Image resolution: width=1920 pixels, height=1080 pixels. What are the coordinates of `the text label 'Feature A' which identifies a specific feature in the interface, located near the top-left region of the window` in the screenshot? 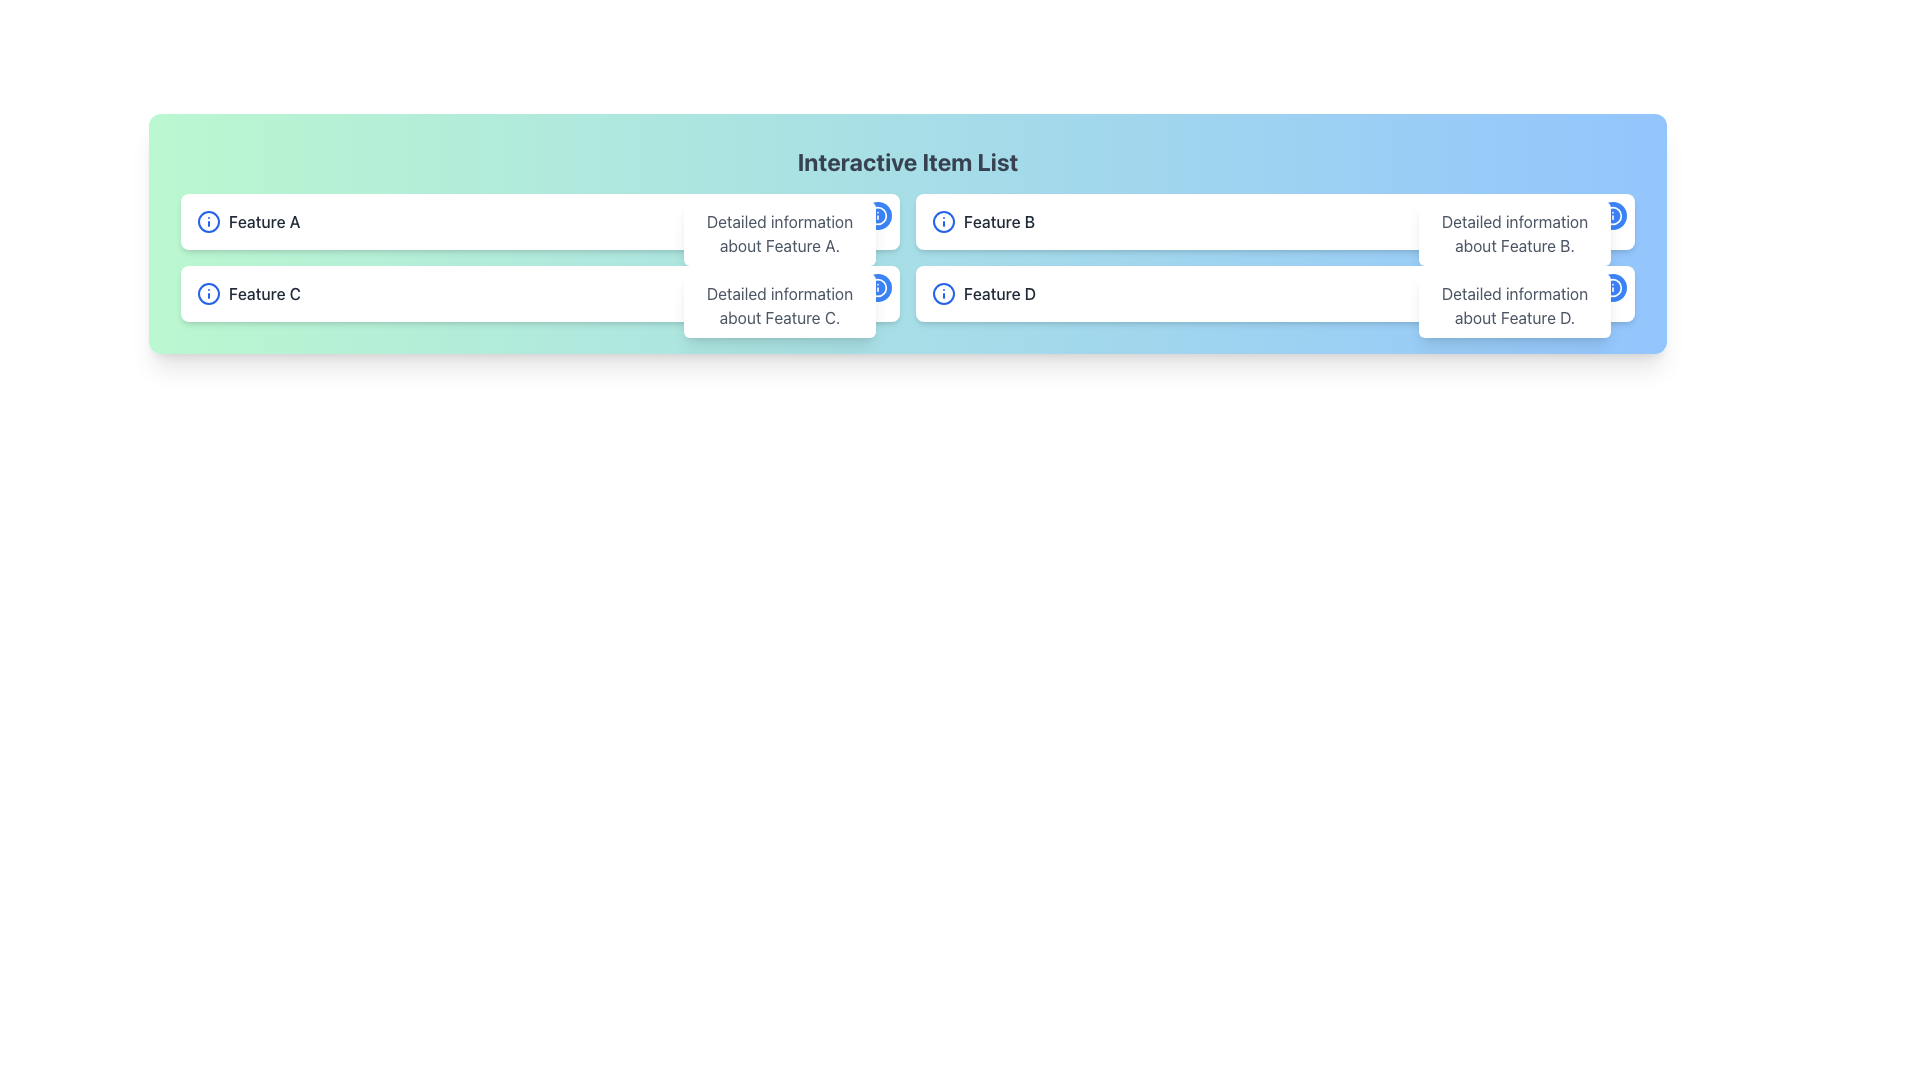 It's located at (263, 222).